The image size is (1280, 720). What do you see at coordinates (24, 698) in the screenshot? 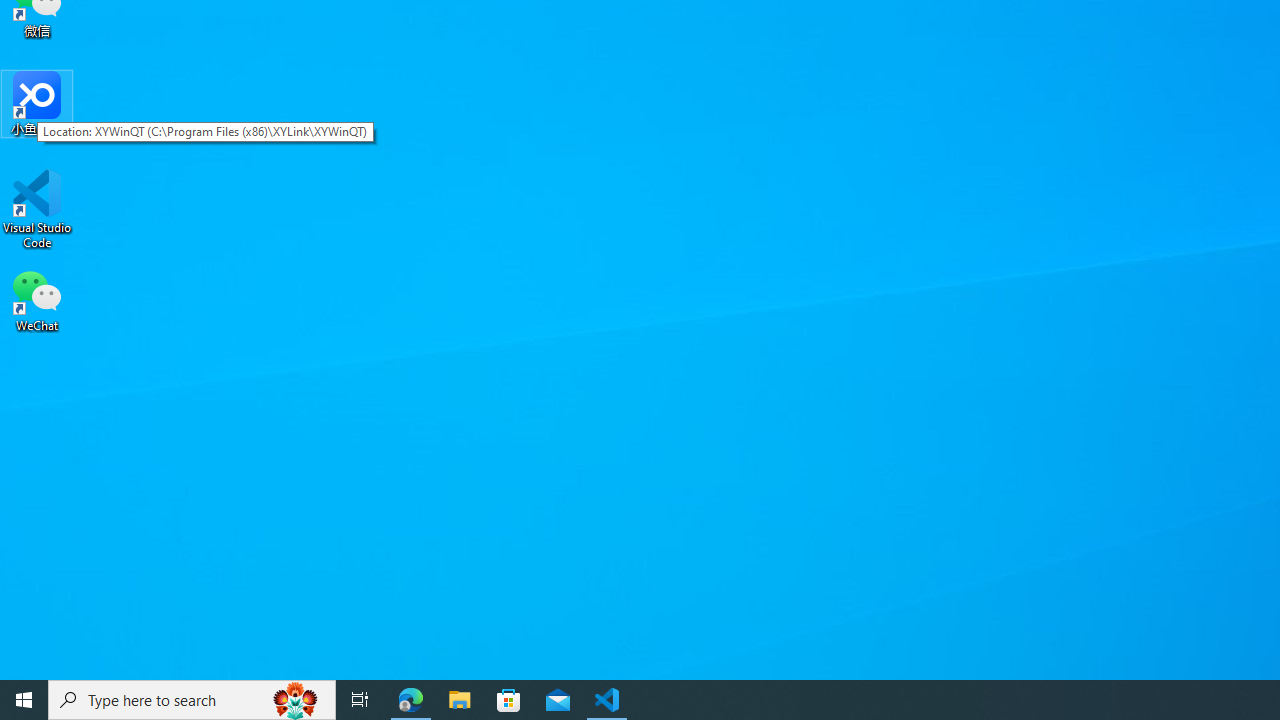
I see `'Start'` at bounding box center [24, 698].